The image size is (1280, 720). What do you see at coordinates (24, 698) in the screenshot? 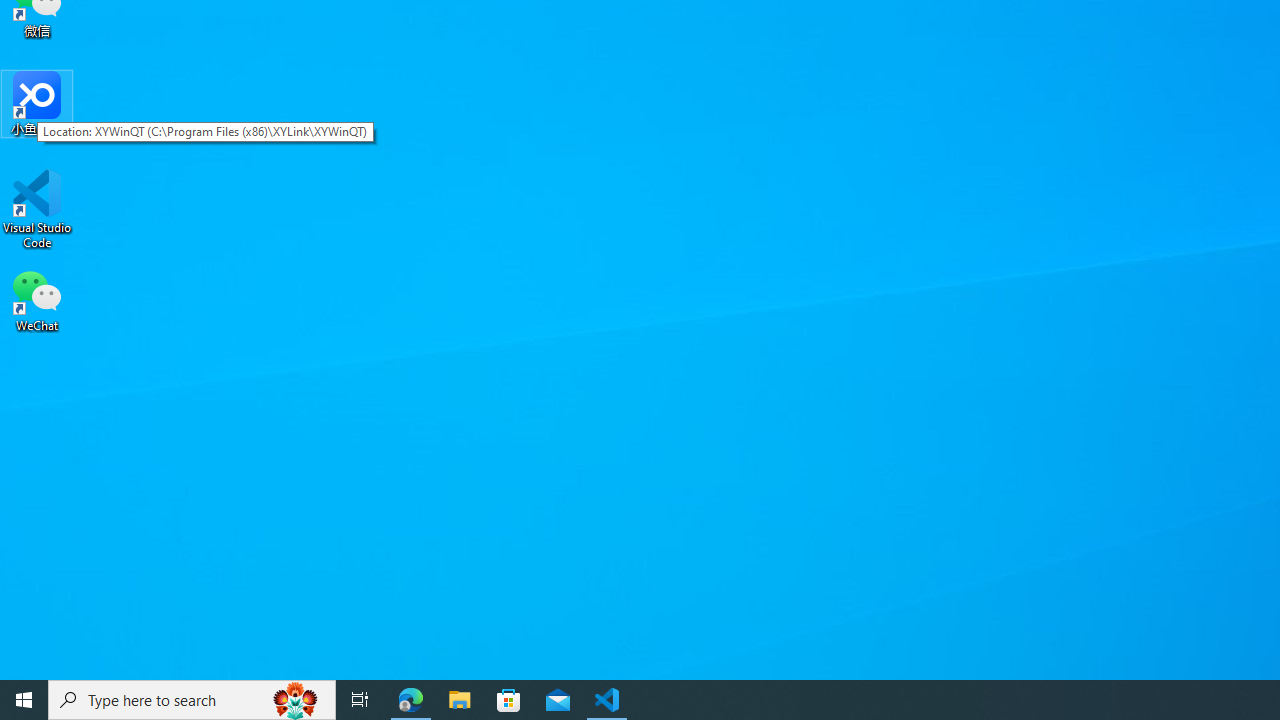
I see `'Start'` at bounding box center [24, 698].